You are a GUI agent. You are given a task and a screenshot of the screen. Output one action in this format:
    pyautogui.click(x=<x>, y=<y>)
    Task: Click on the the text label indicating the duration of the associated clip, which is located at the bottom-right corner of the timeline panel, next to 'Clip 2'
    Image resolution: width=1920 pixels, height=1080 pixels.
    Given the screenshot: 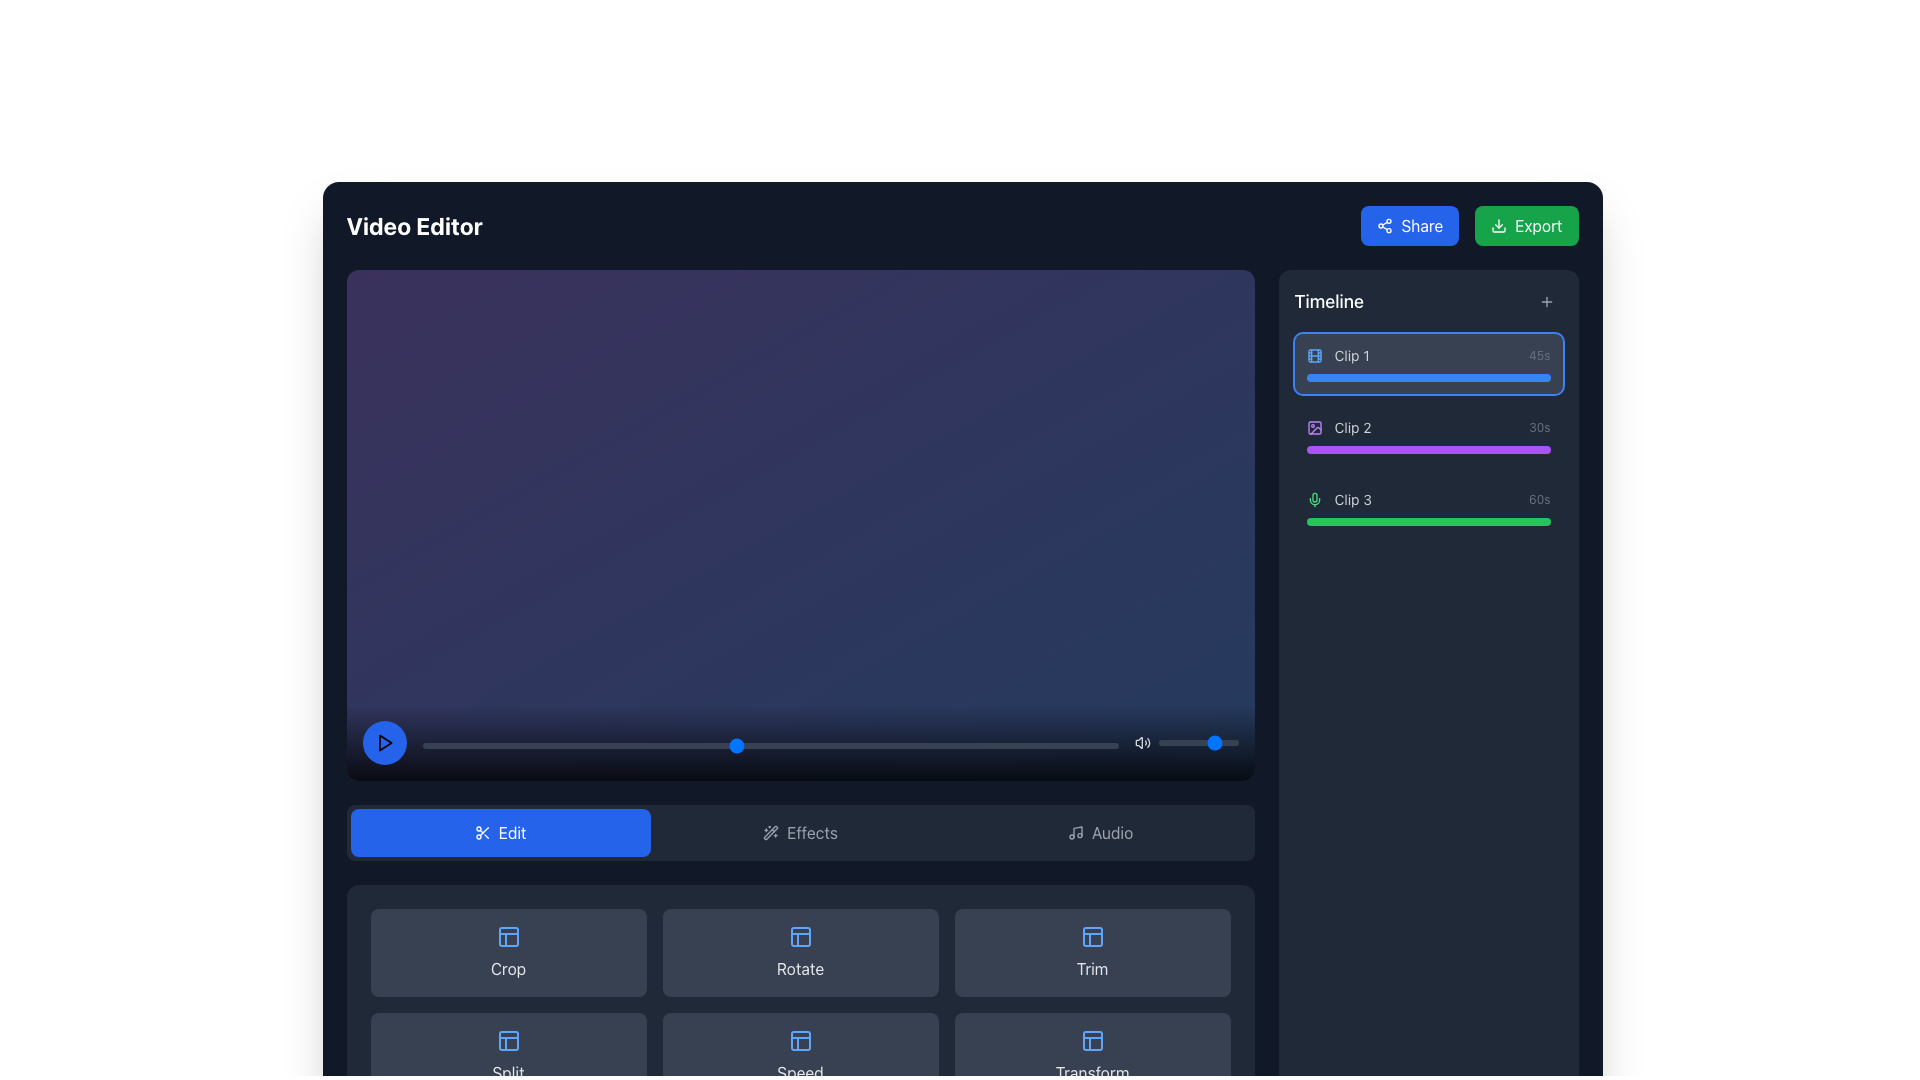 What is the action you would take?
    pyautogui.click(x=1538, y=427)
    